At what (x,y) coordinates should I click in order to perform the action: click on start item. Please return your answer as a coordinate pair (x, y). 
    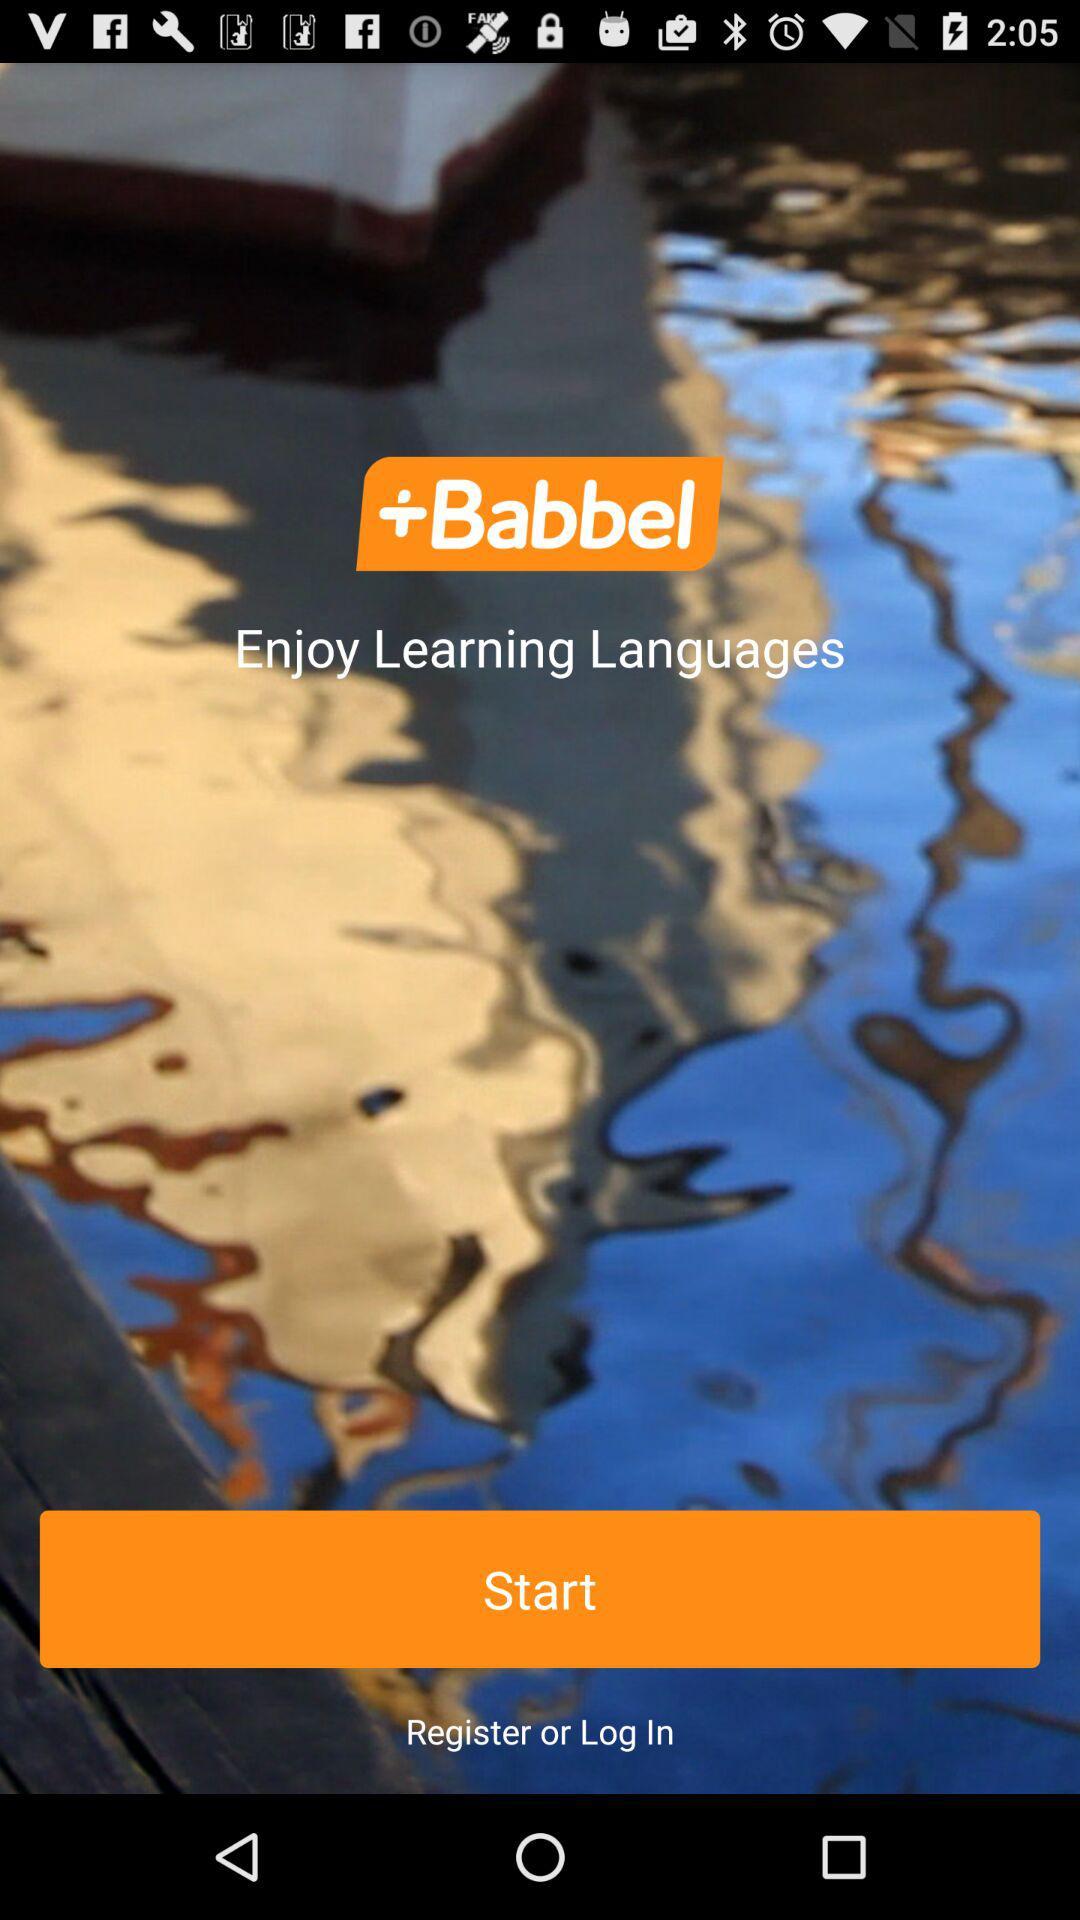
    Looking at the image, I should click on (540, 1588).